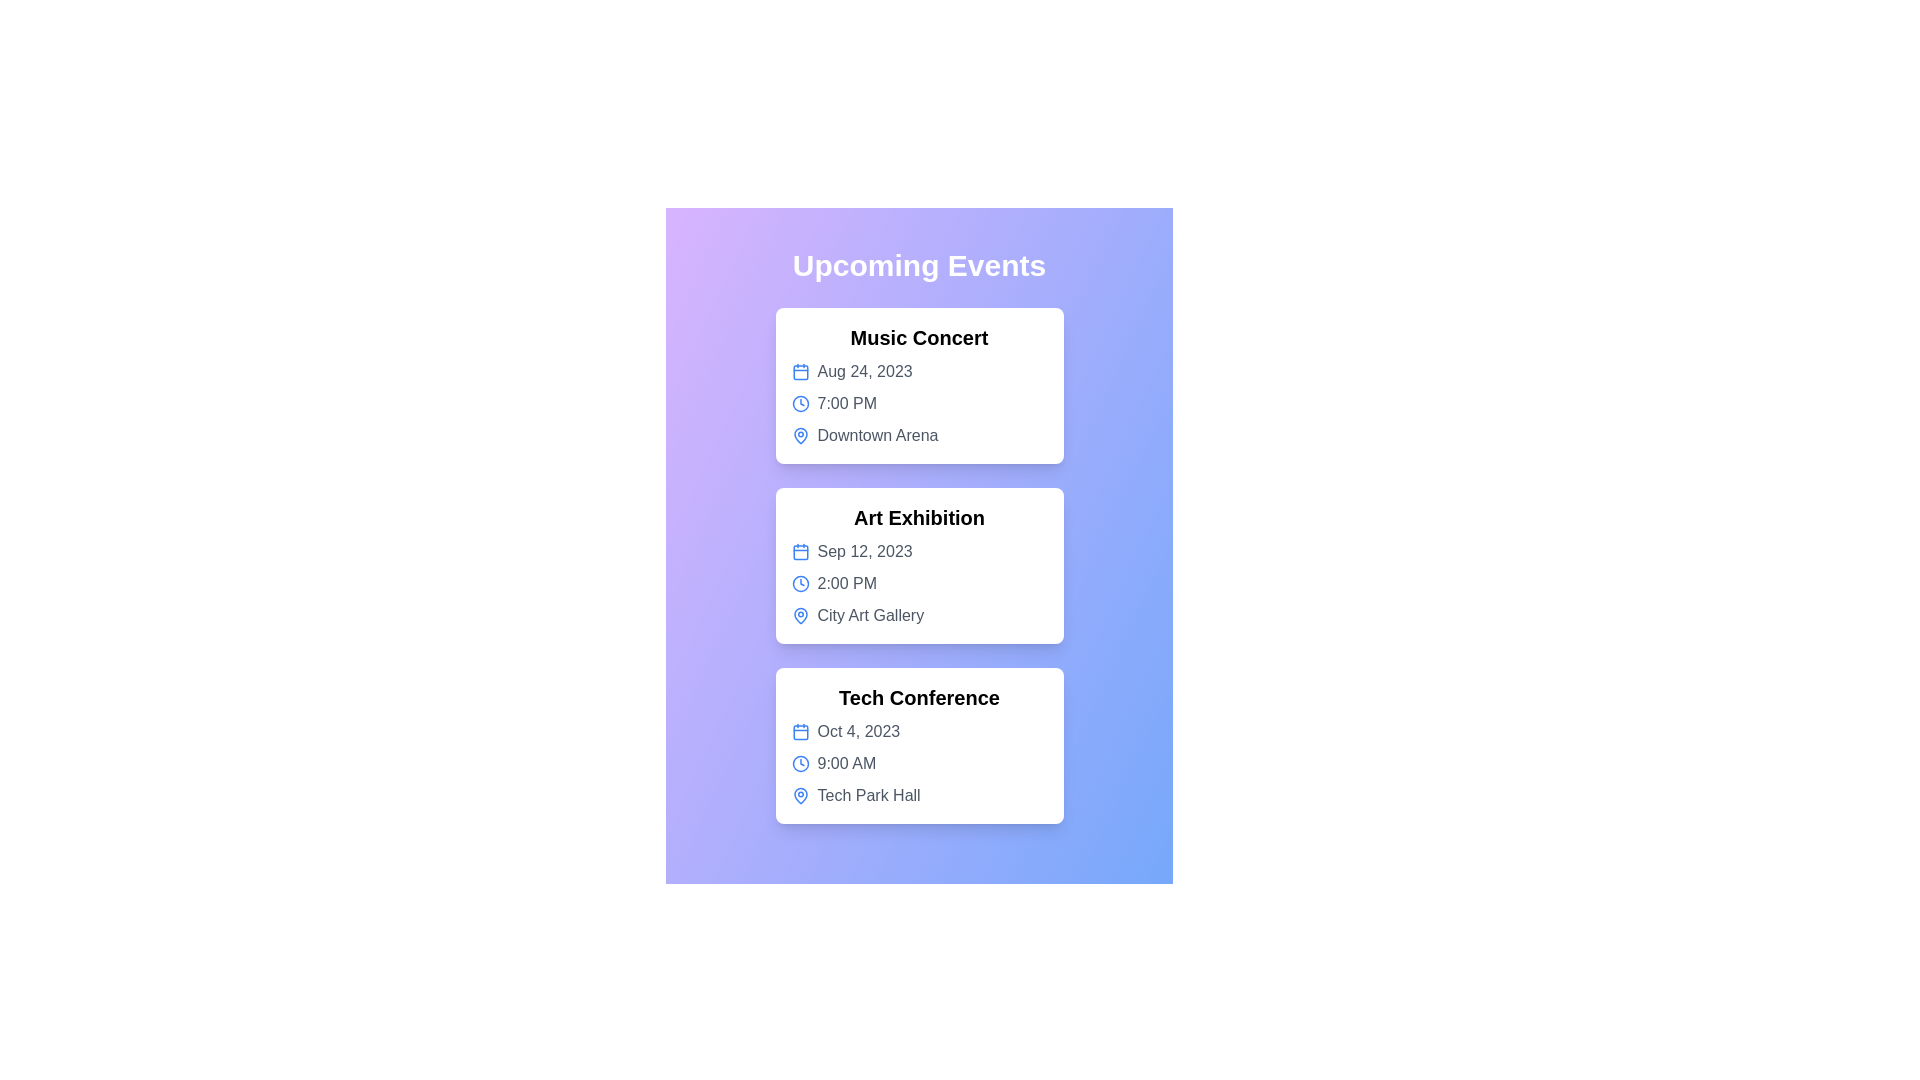 This screenshot has height=1080, width=1920. I want to click on the geographic location icon representing 'Tech Park Hall' located to the immediate left of the text 'Tech Park Hall' within the 'Tech Conference' card, so click(800, 794).